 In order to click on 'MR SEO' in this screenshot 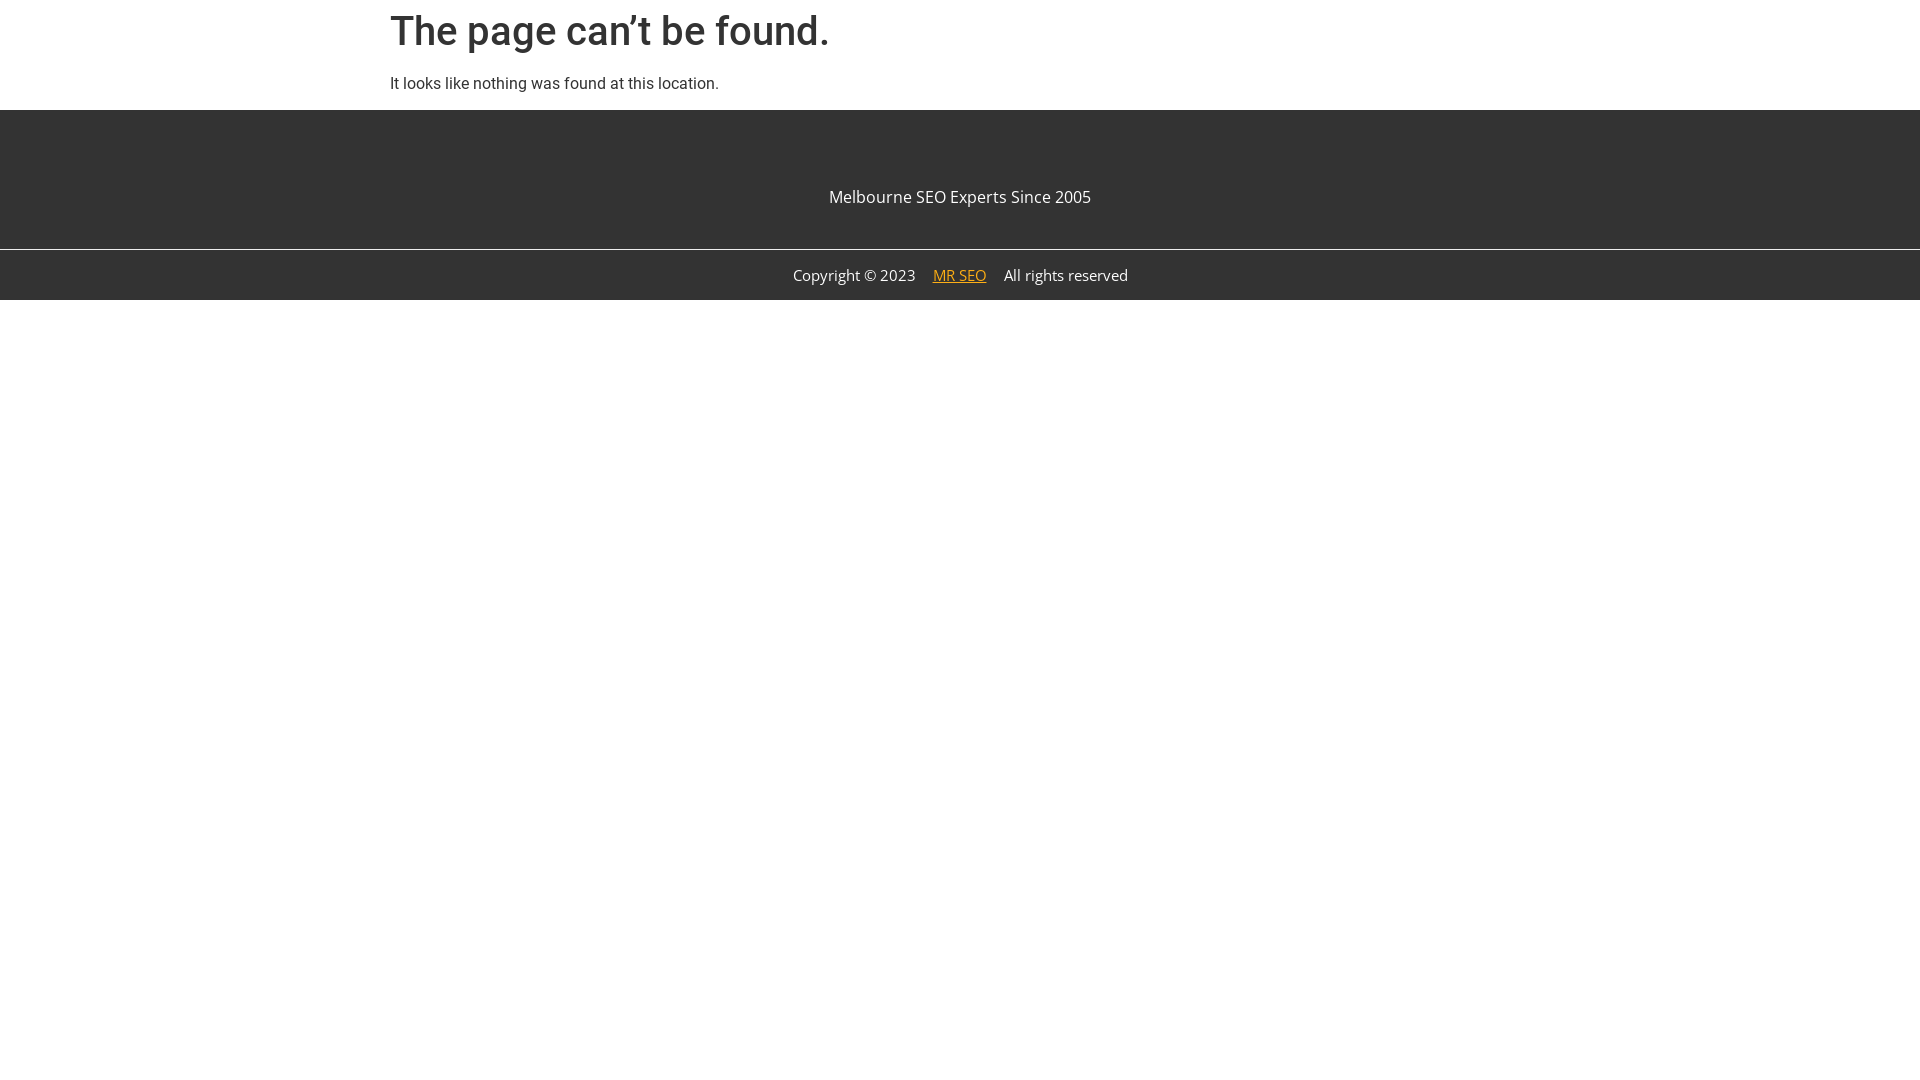, I will do `click(960, 274)`.